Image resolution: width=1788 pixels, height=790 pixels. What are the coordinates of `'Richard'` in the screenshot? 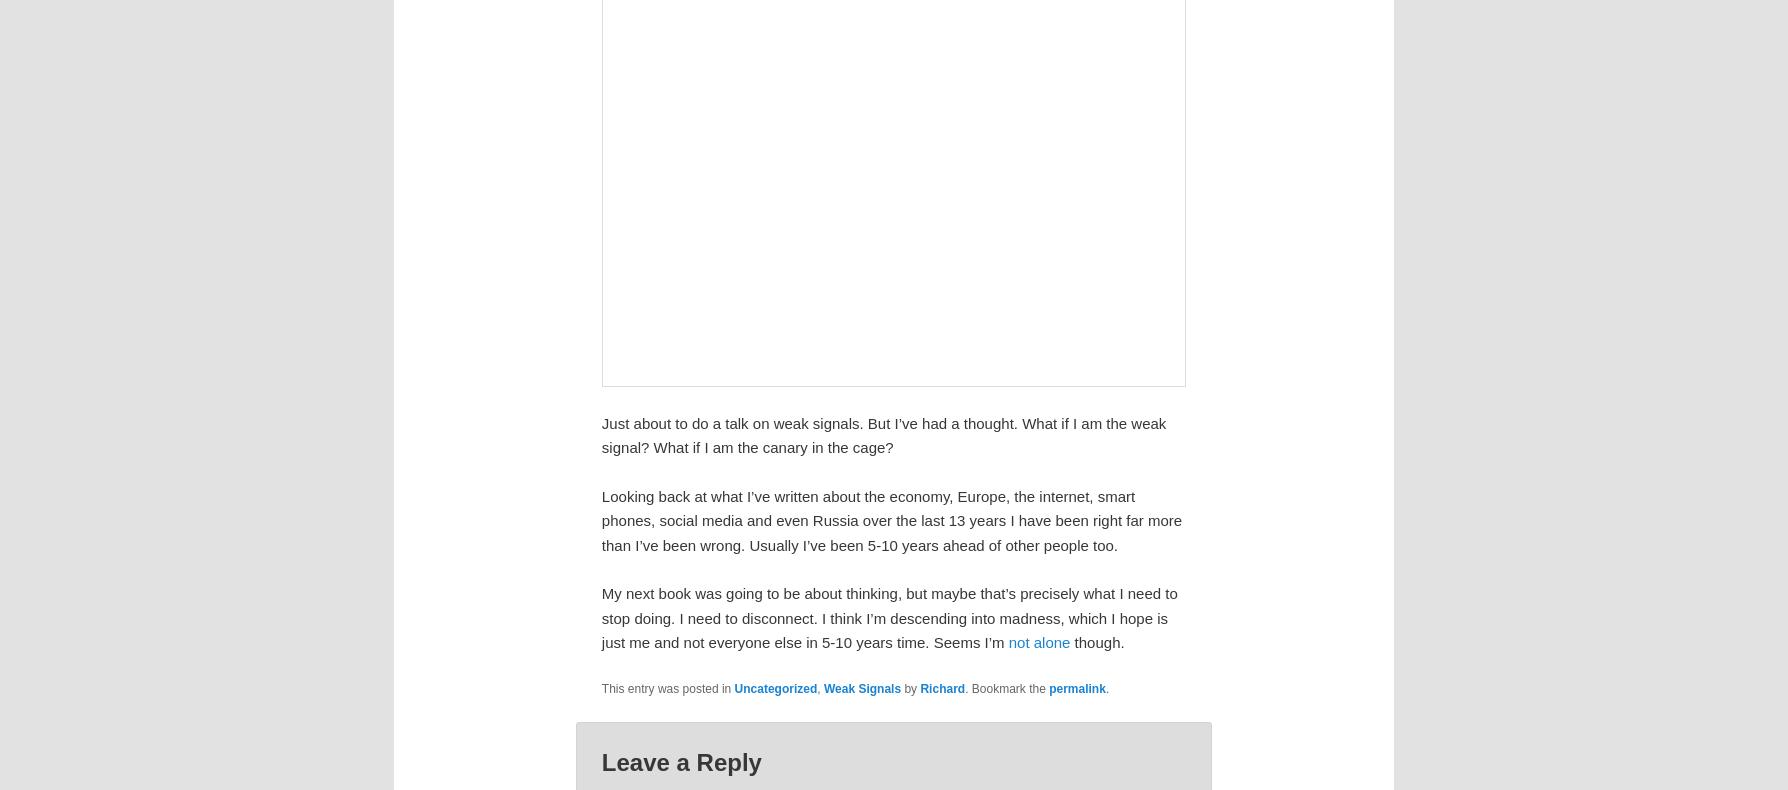 It's located at (942, 687).